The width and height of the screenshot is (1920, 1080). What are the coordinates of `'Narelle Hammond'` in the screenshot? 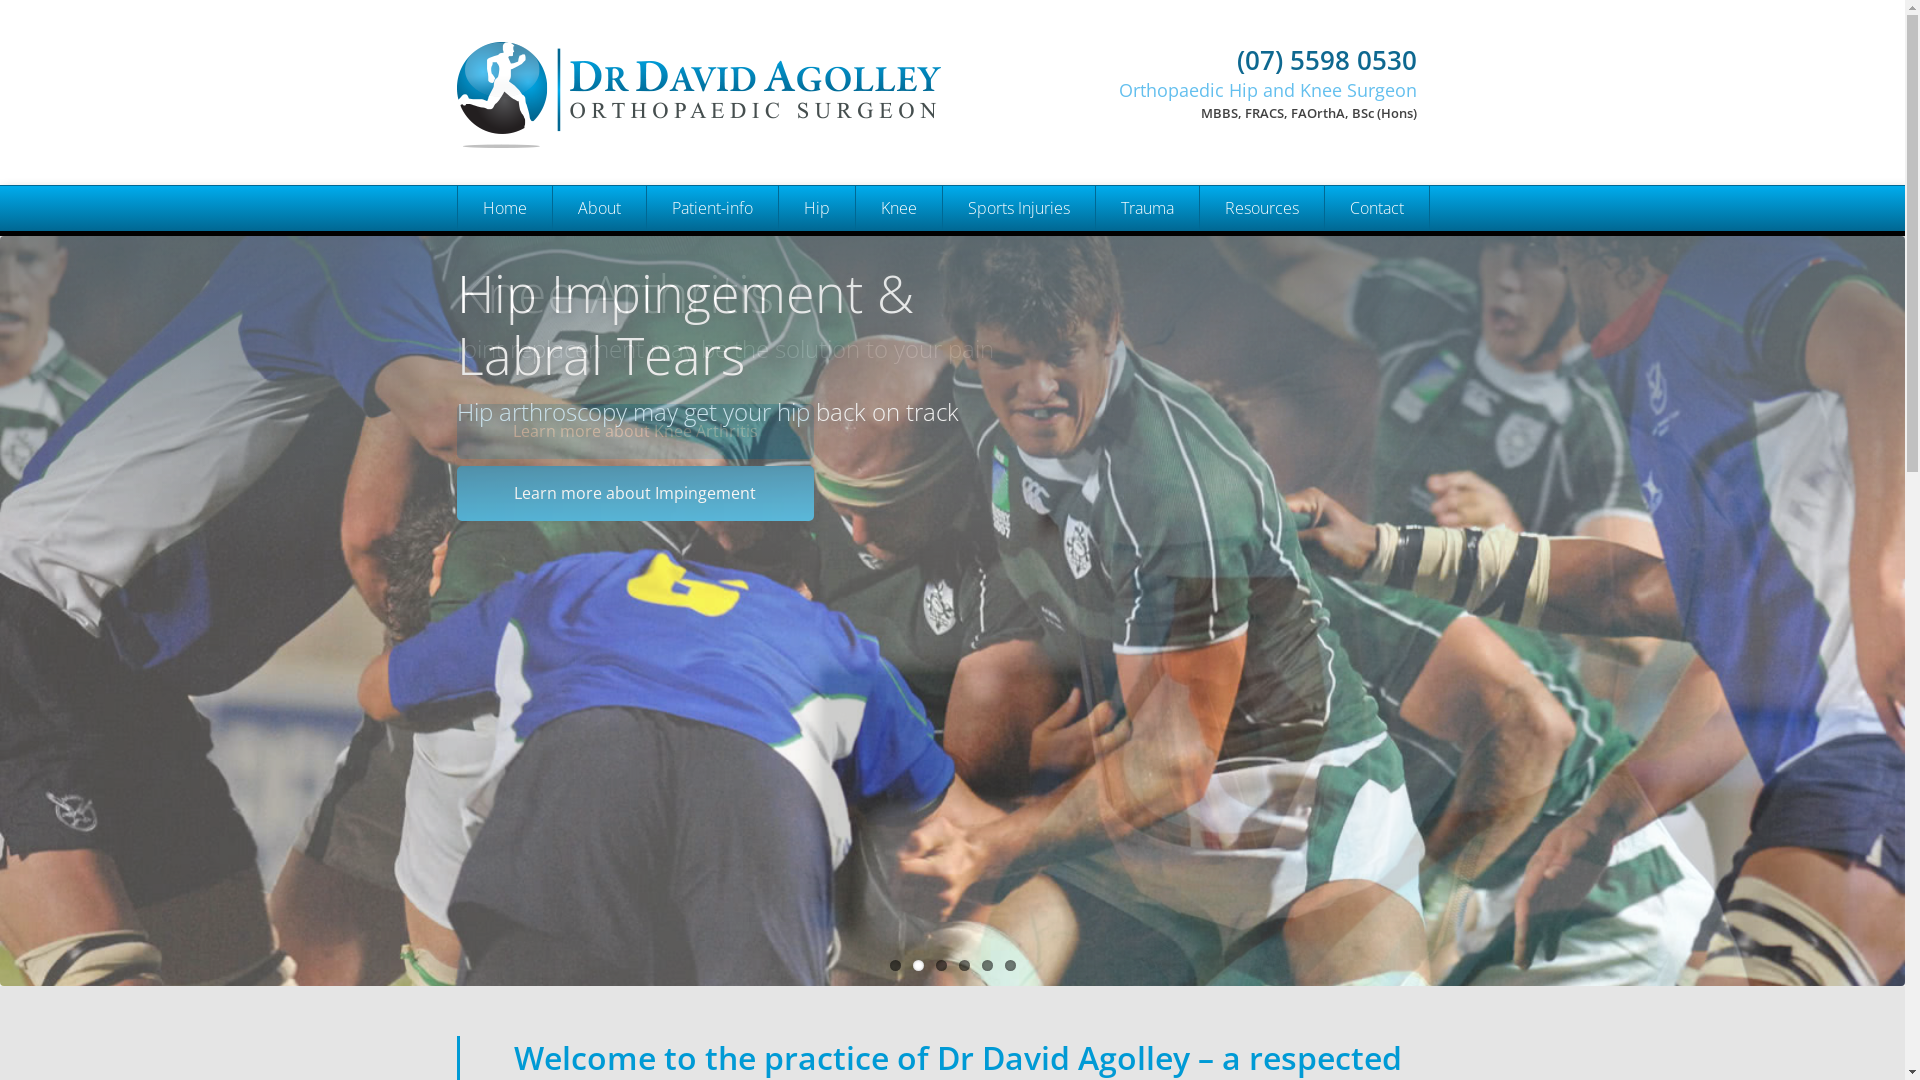 It's located at (598, 388).